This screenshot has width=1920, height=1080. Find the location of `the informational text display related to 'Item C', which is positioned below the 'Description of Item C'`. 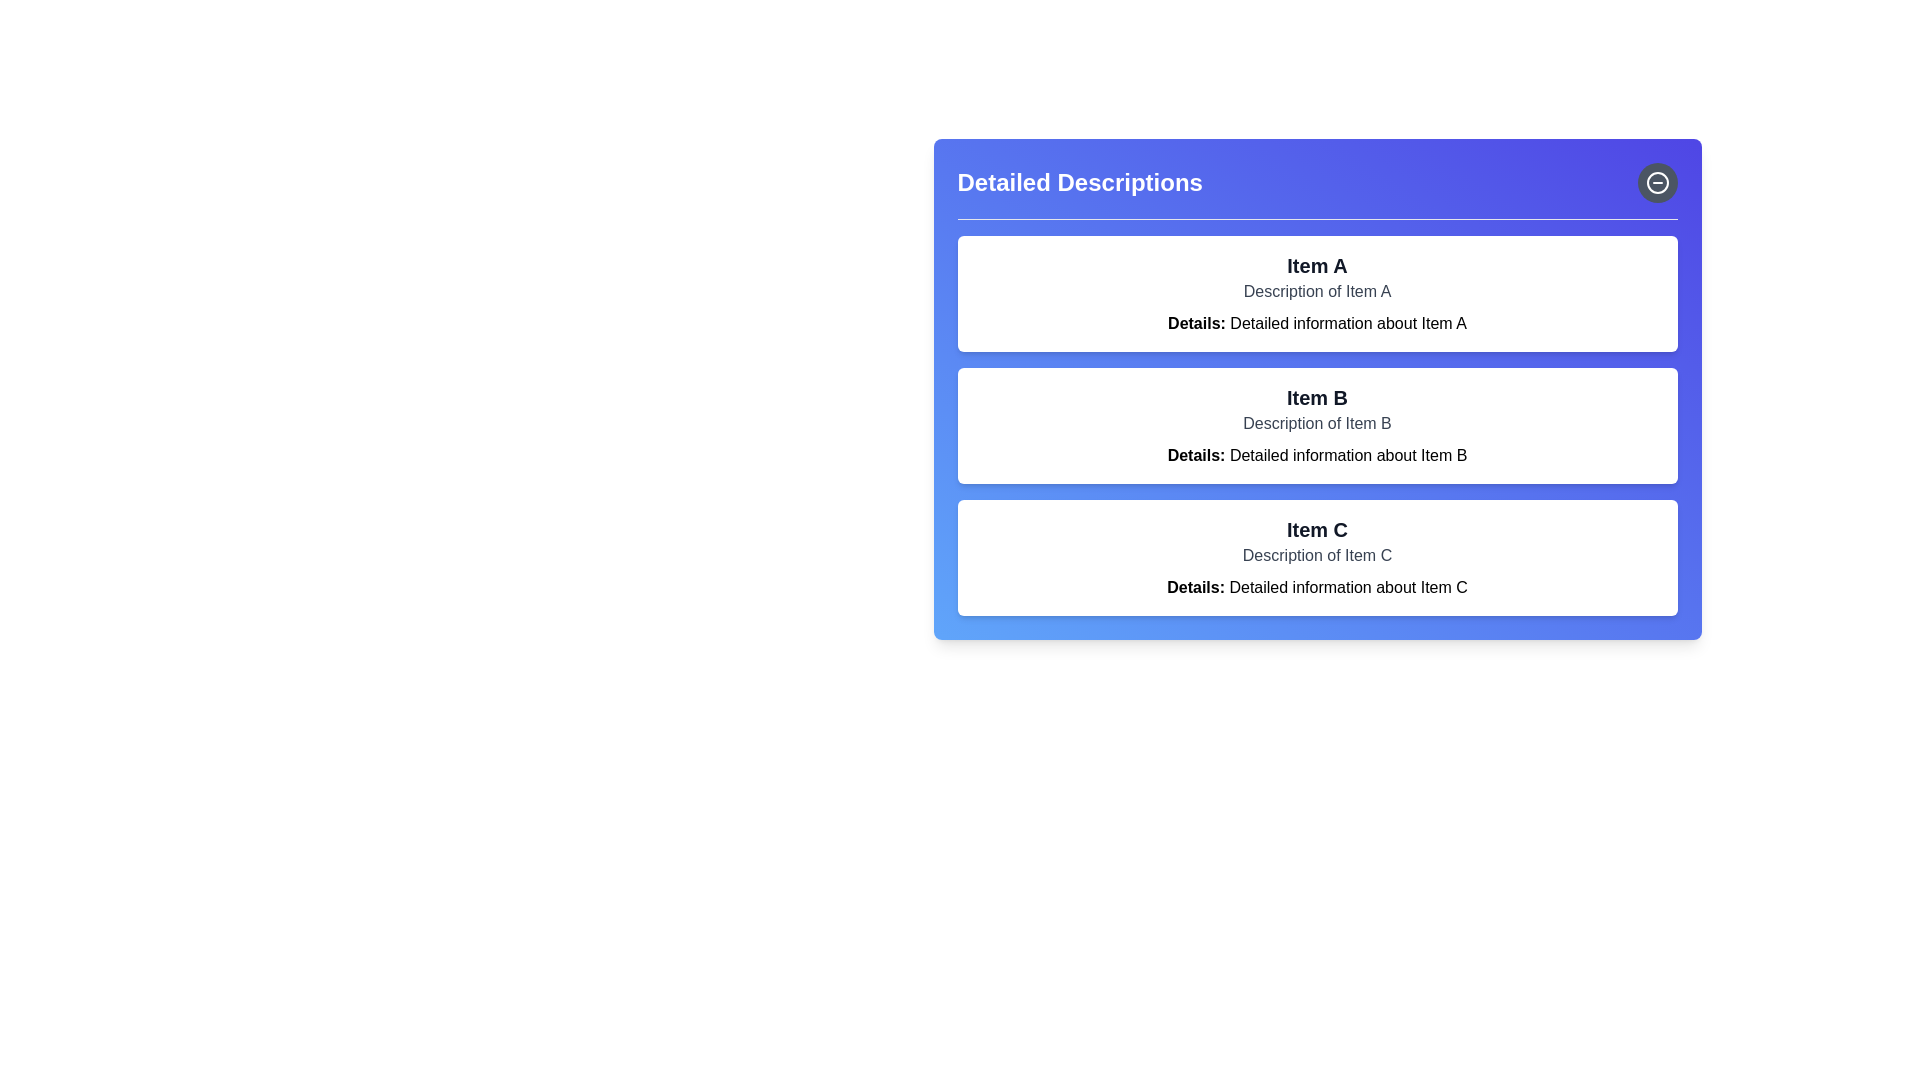

the informational text display related to 'Item C', which is positioned below the 'Description of Item C' is located at coordinates (1317, 586).